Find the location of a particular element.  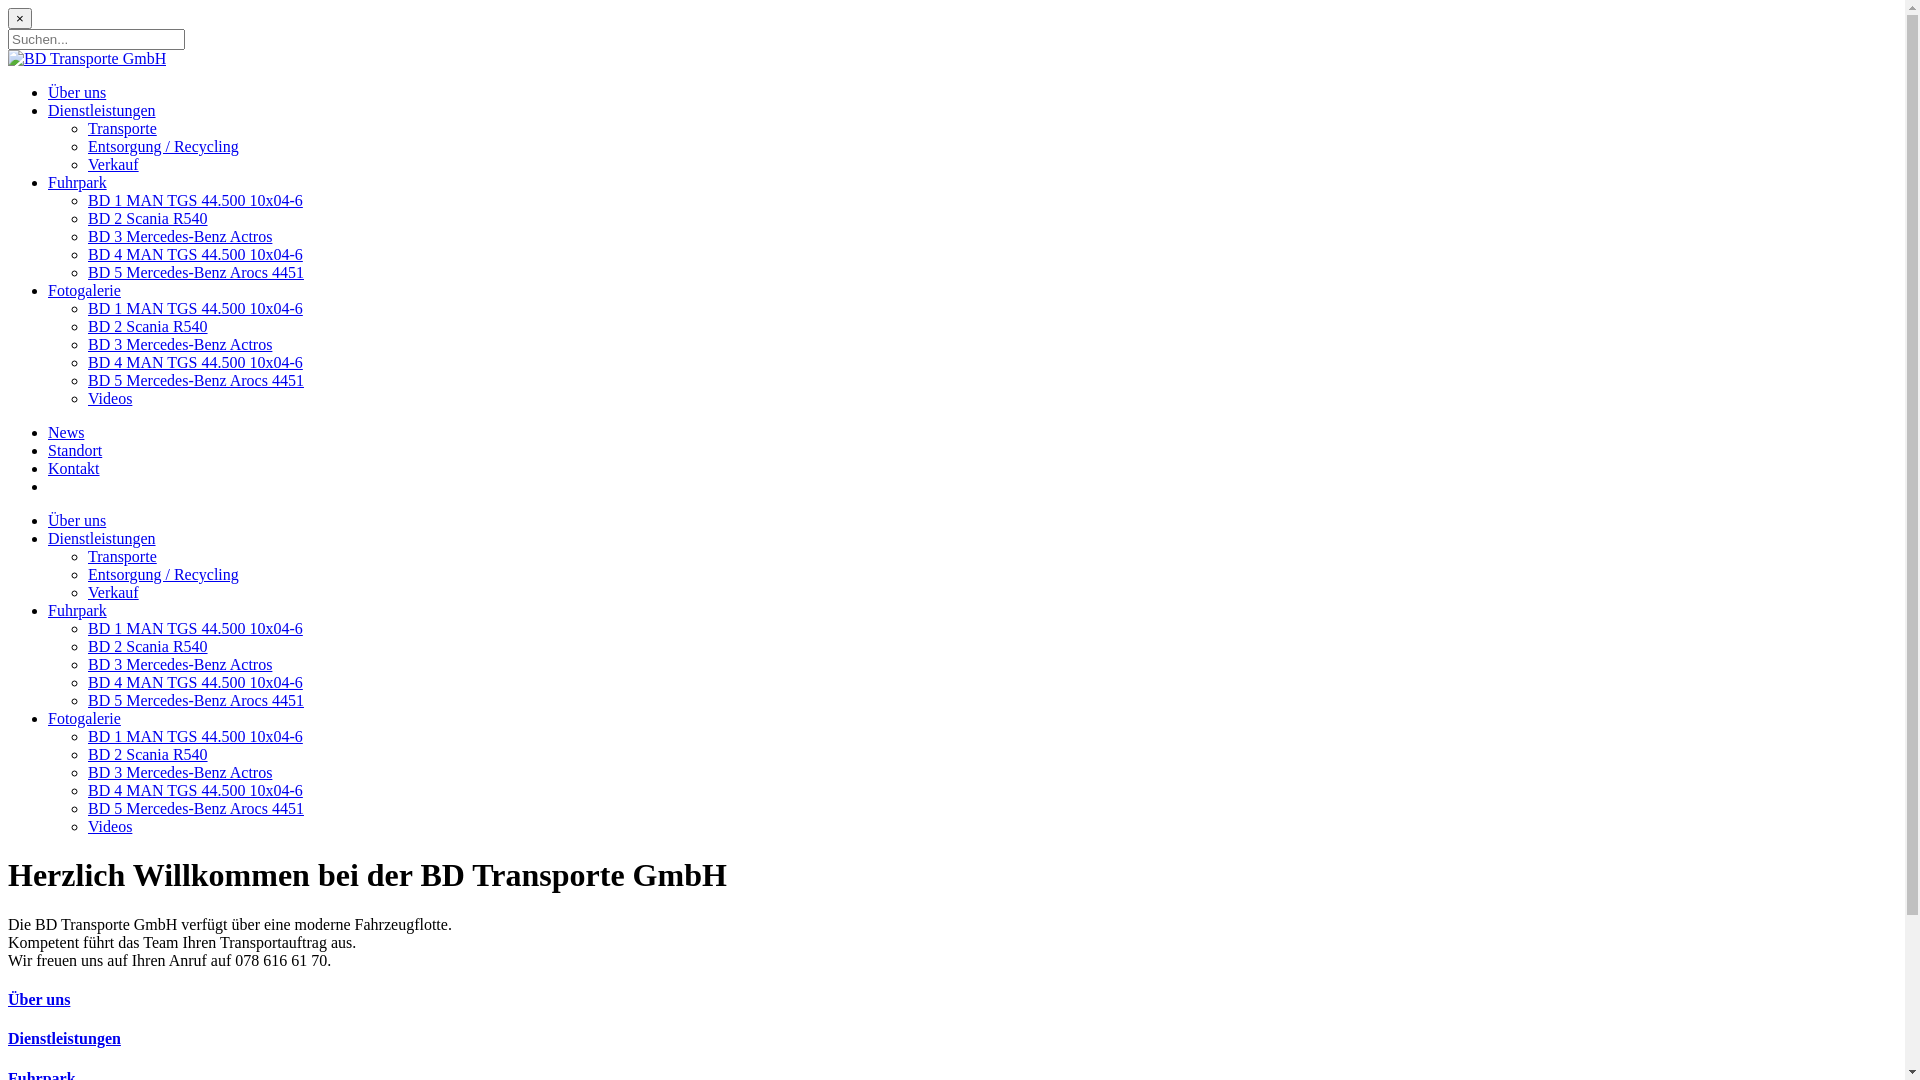

'BD 3 Mercedes-Benz Actros' is located at coordinates (86, 771).